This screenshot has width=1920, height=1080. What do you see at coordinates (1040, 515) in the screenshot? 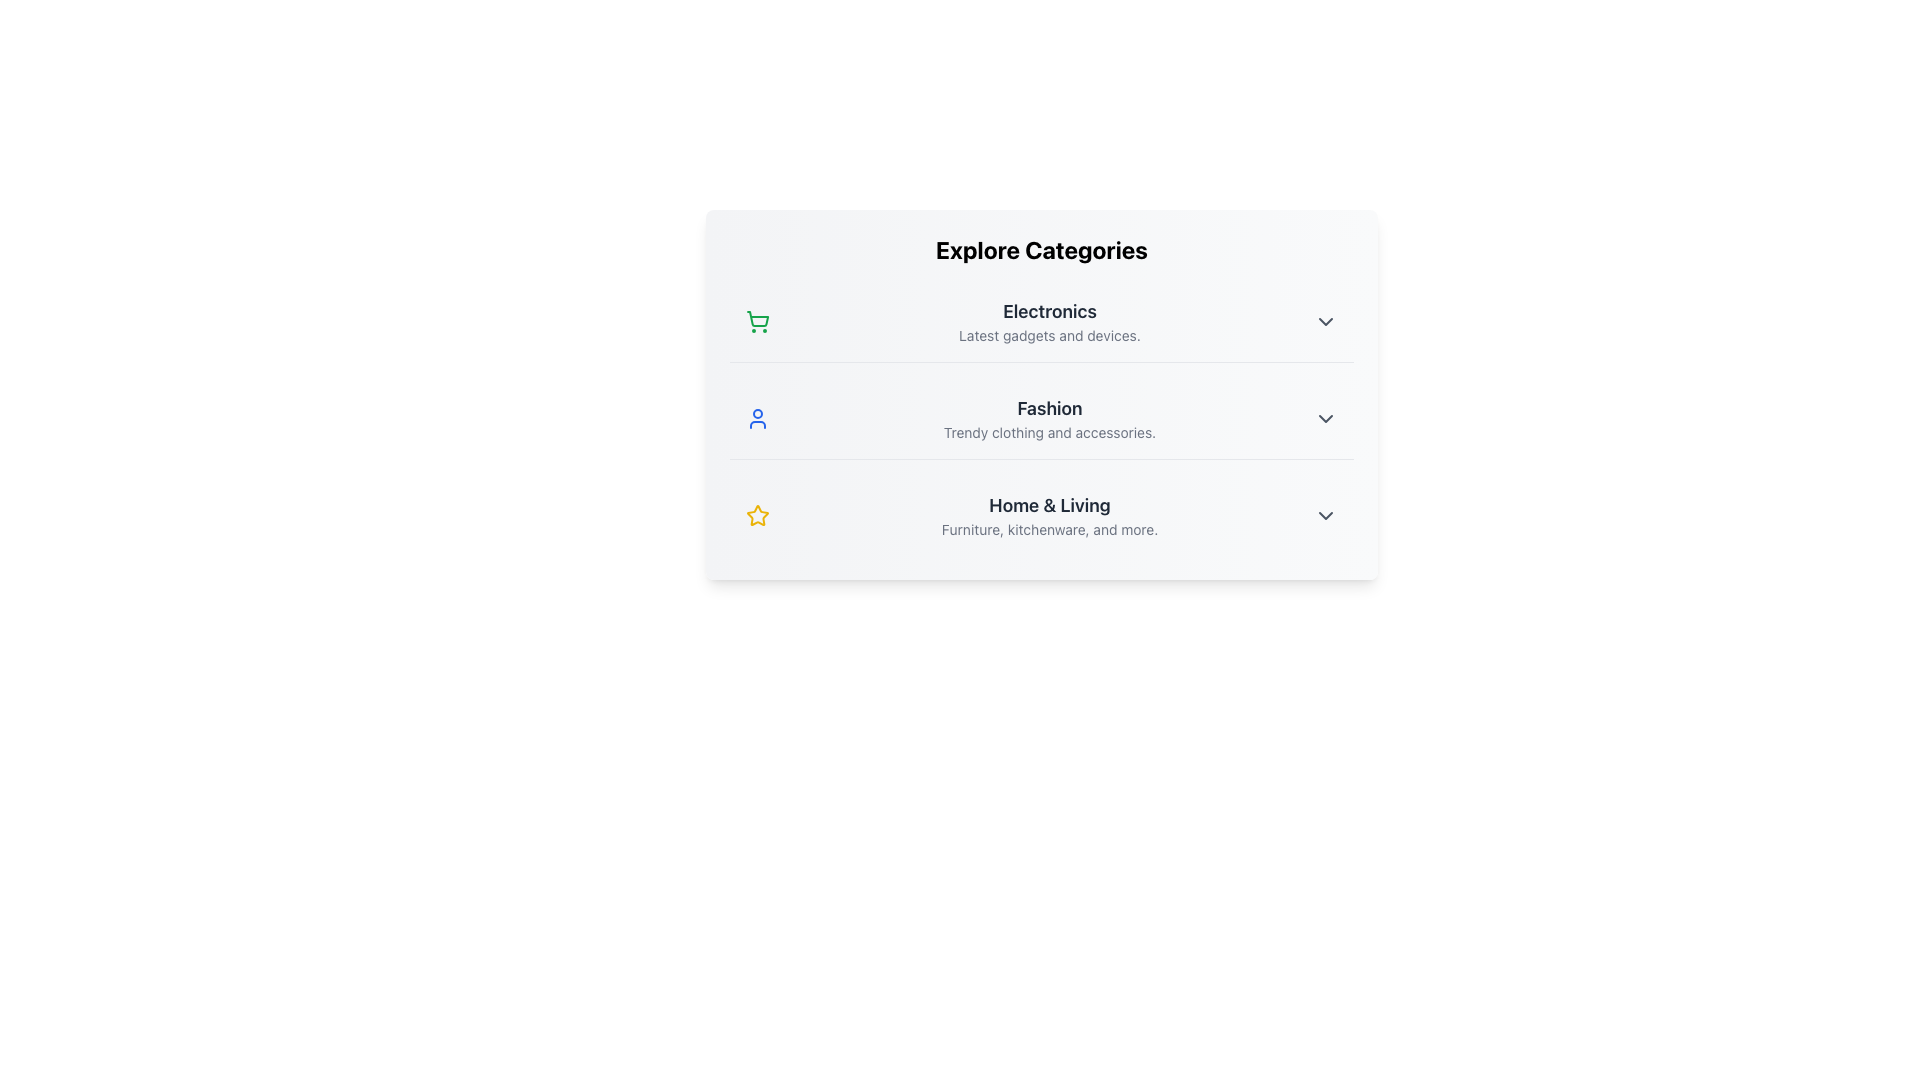
I see `the 'Home & Living' category list item, which includes a bold title and a description` at bounding box center [1040, 515].